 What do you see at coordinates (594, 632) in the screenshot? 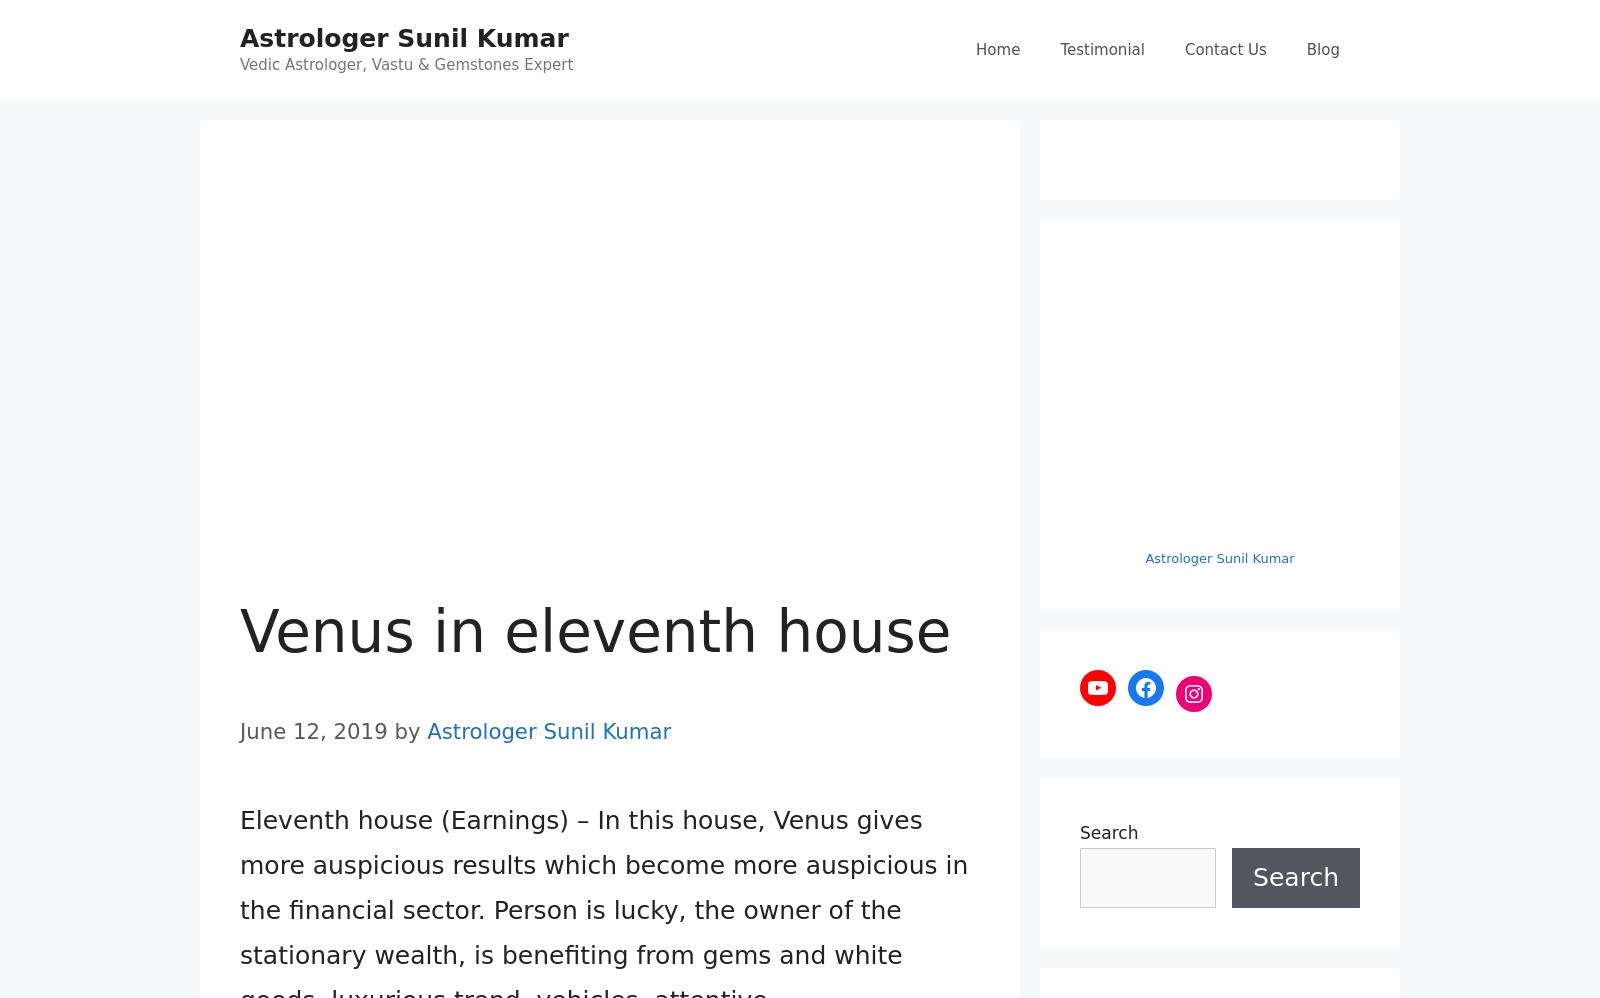
I see `'Venus in eleventh house'` at bounding box center [594, 632].